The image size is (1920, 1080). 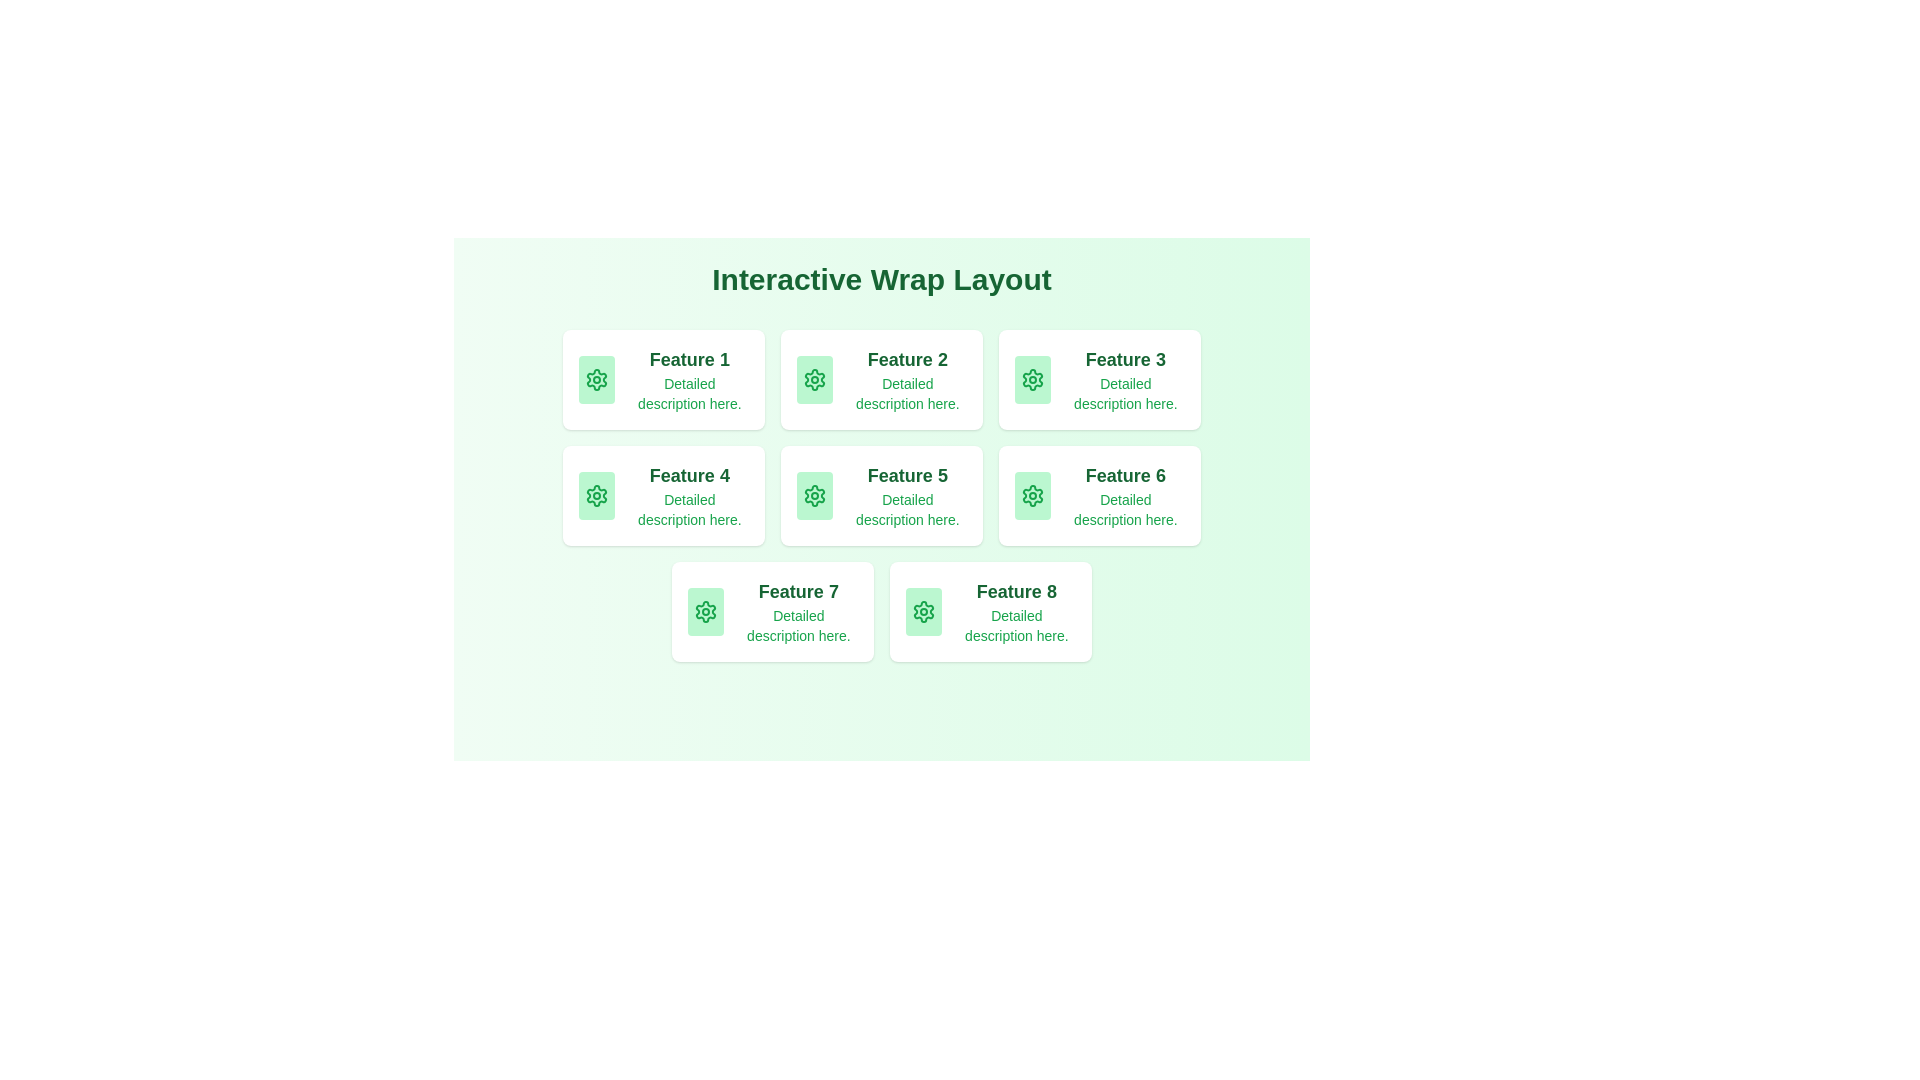 I want to click on the center-aligned gear icon located in the 'Feature 5' box in the second row, middle column, so click(x=814, y=495).